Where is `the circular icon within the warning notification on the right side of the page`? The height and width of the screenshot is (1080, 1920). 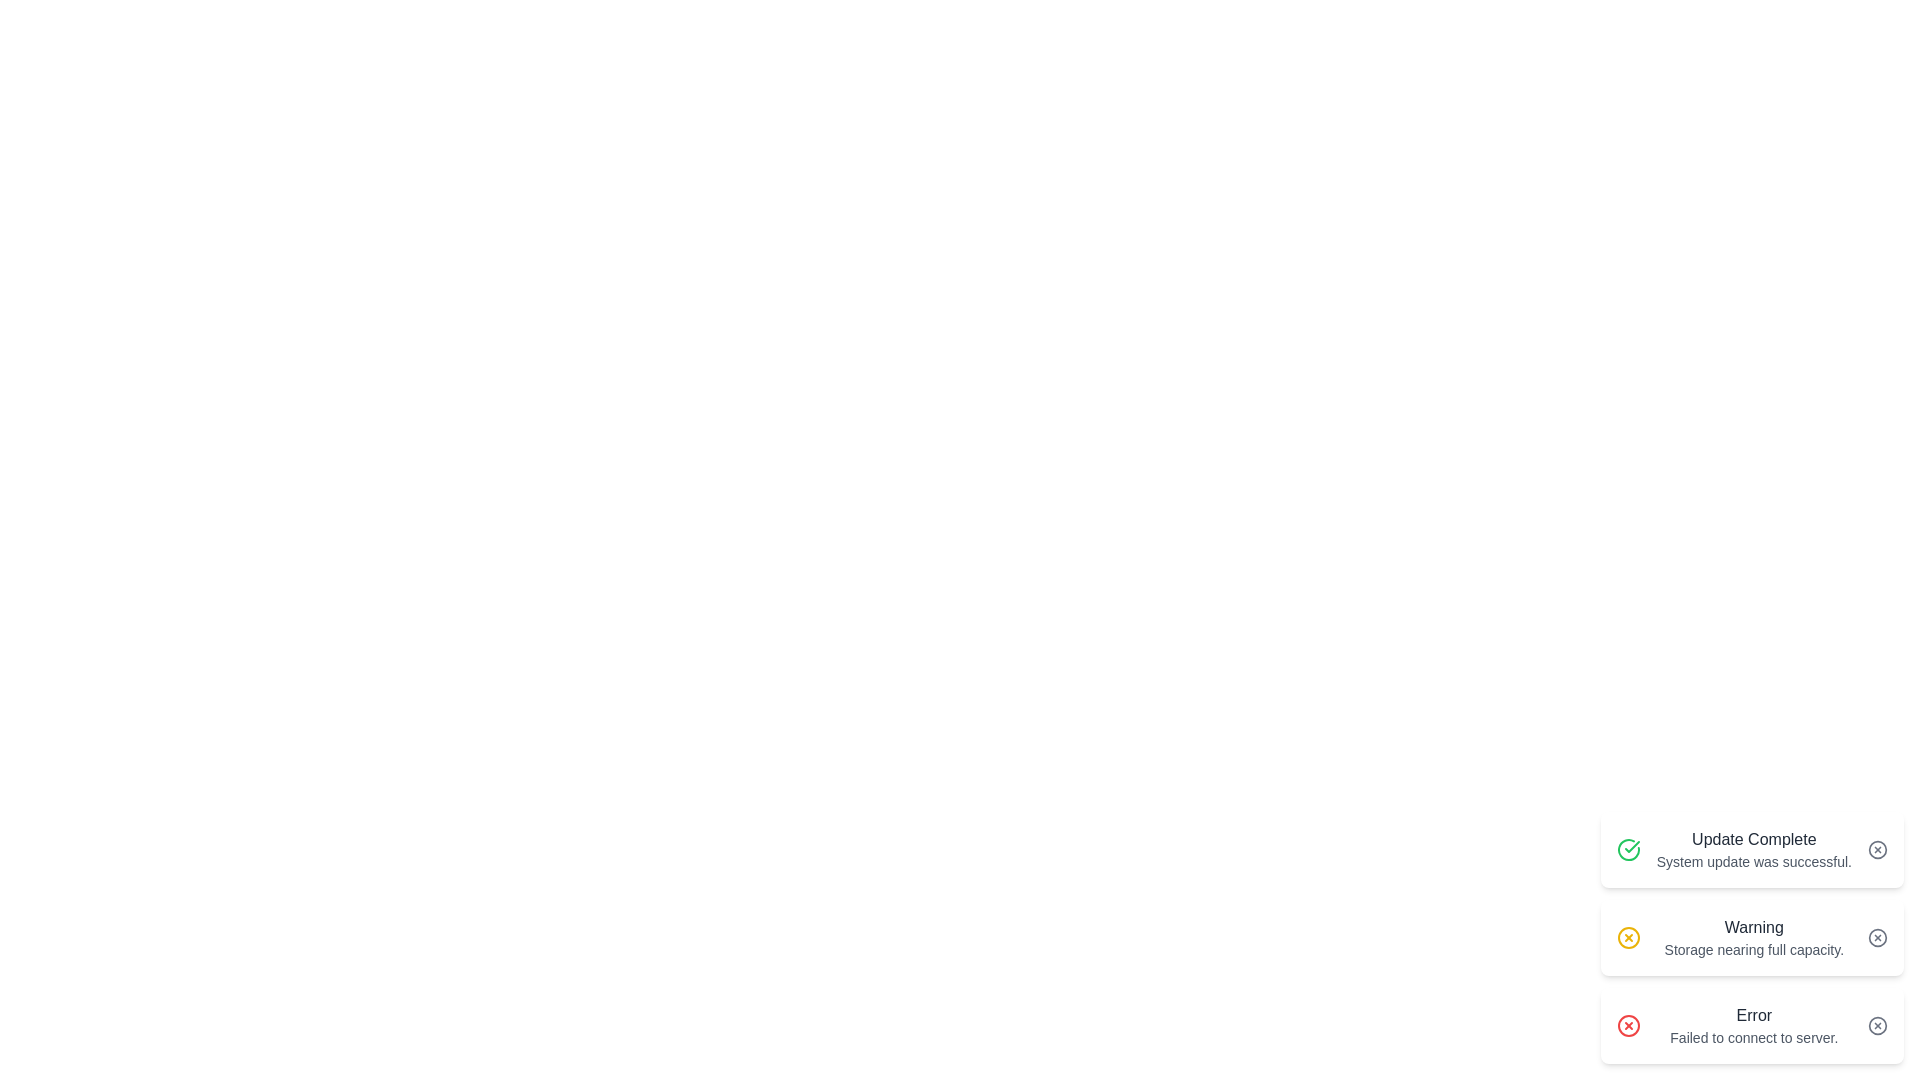
the circular icon within the warning notification on the right side of the page is located at coordinates (1876, 937).